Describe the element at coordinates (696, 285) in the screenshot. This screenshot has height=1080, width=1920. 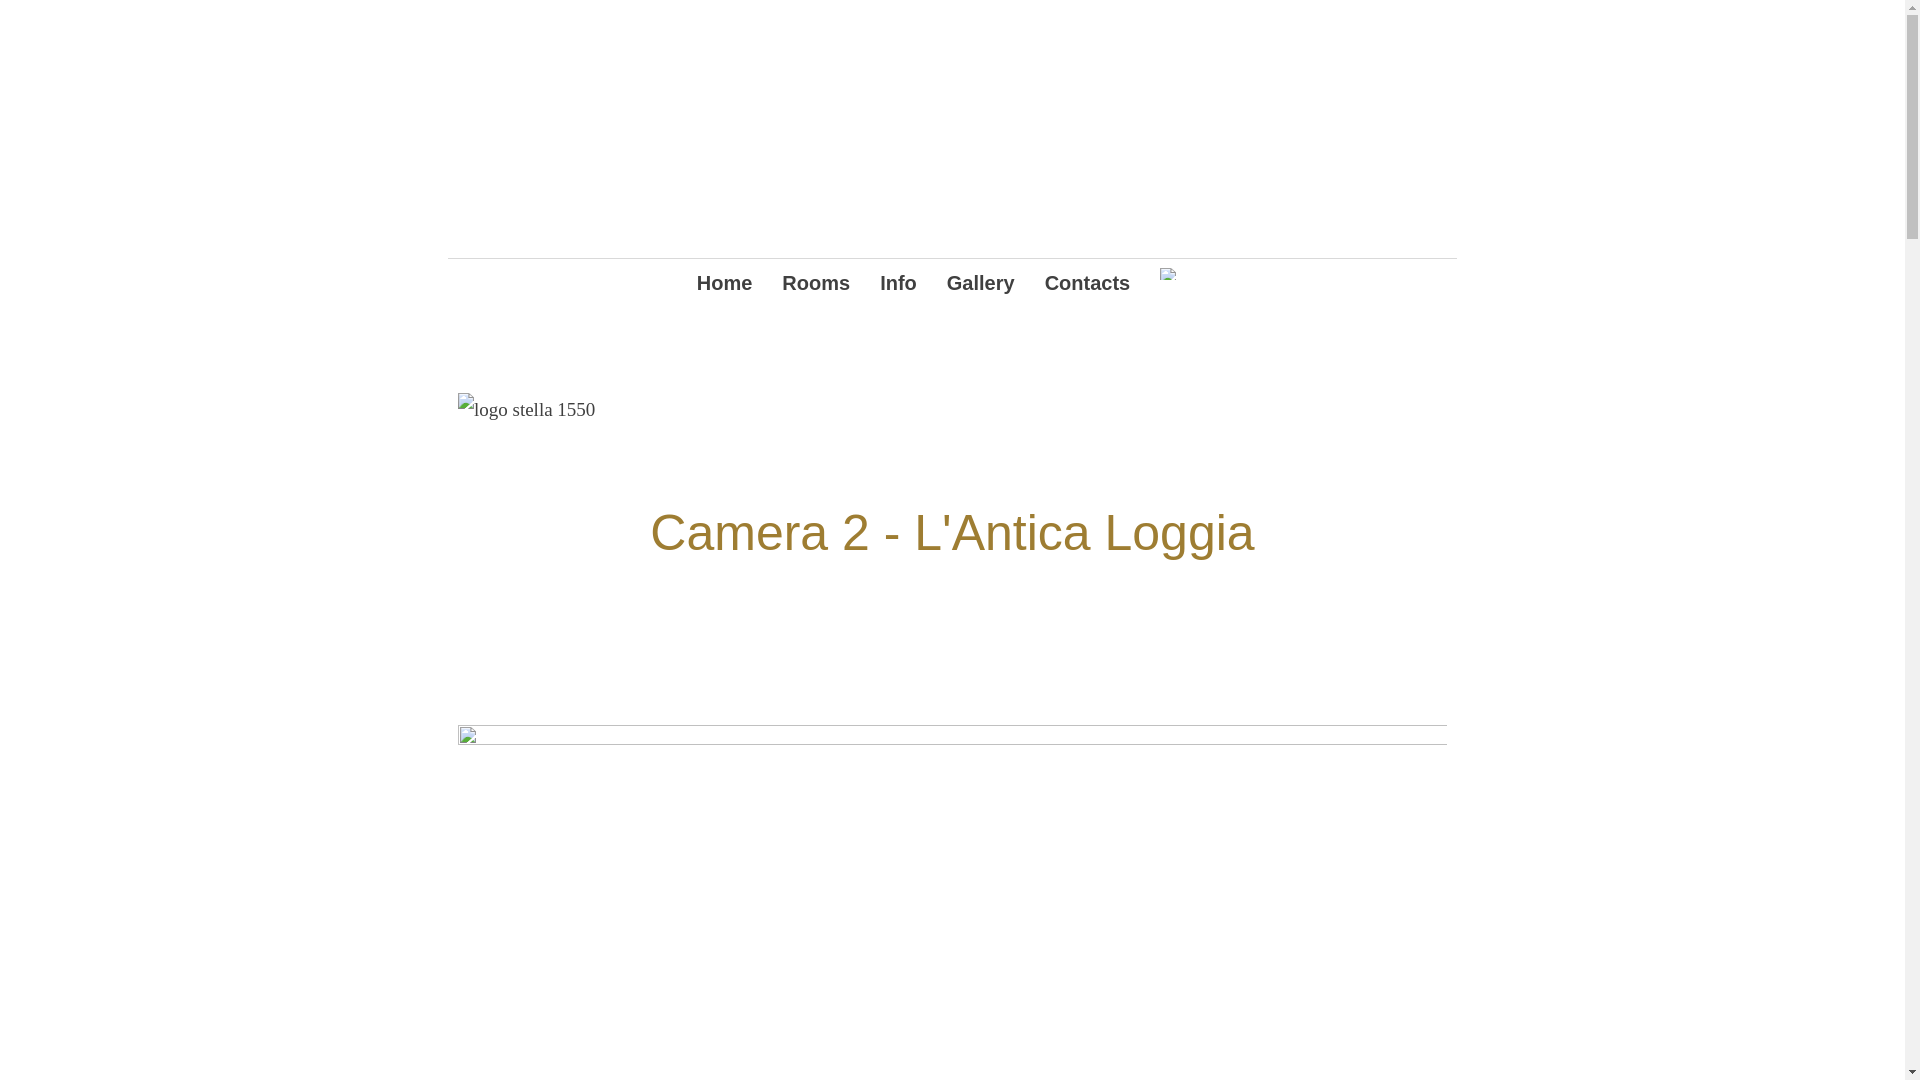
I see `'Home'` at that location.